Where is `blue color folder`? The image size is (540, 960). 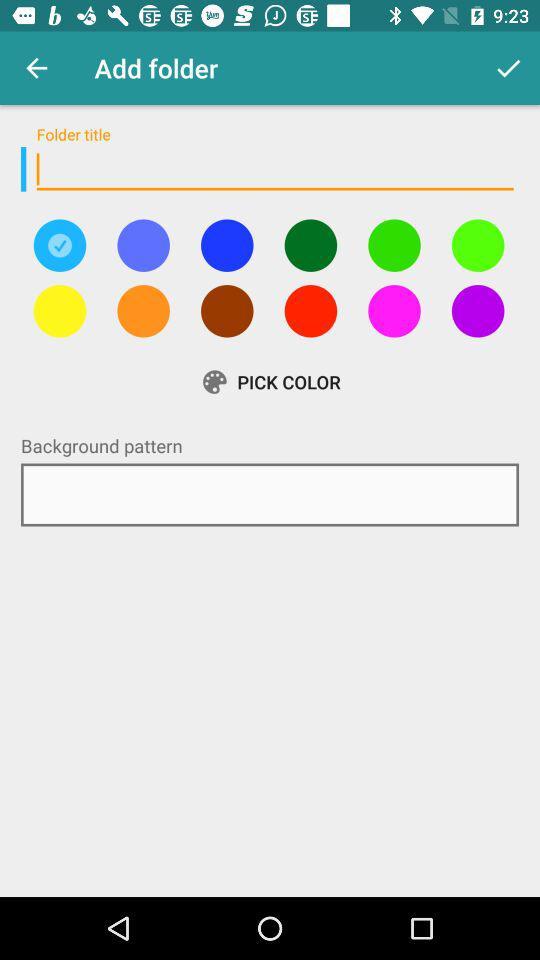
blue color folder is located at coordinates (226, 244).